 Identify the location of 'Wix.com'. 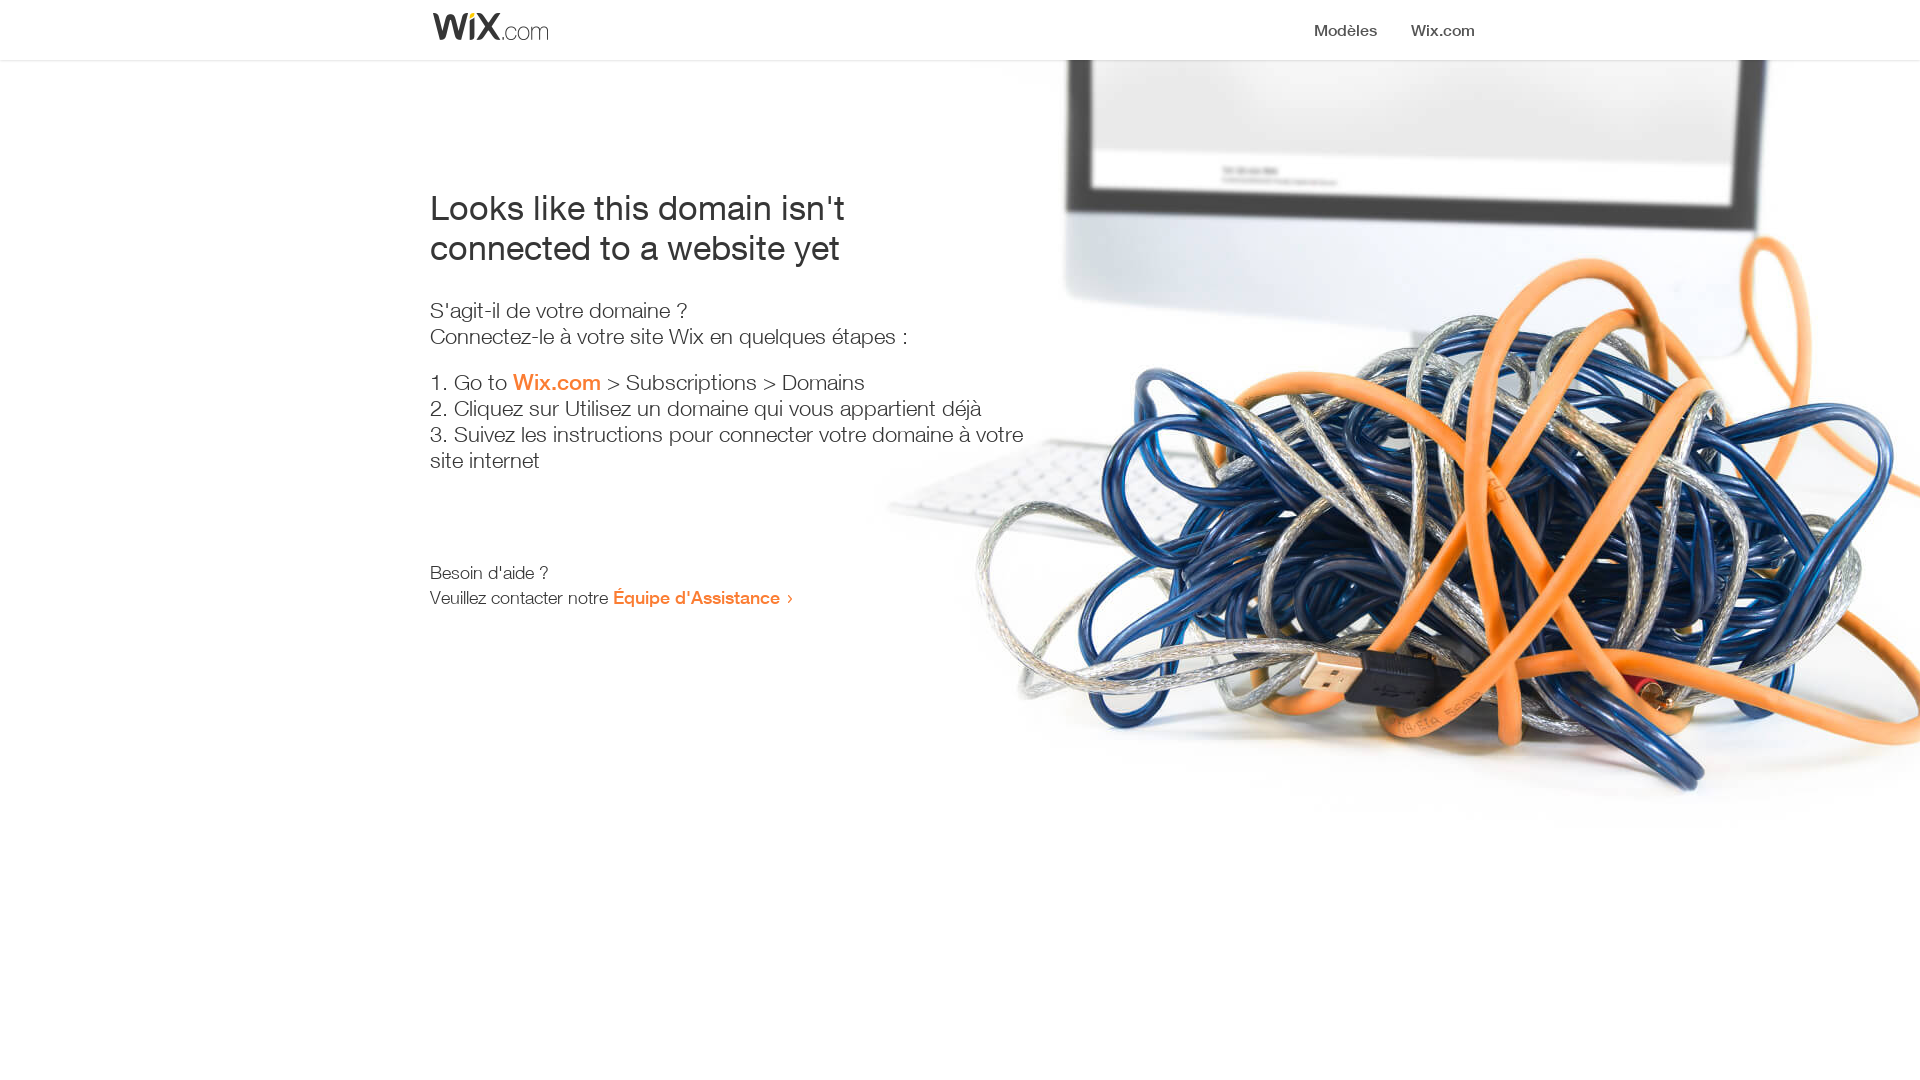
(556, 381).